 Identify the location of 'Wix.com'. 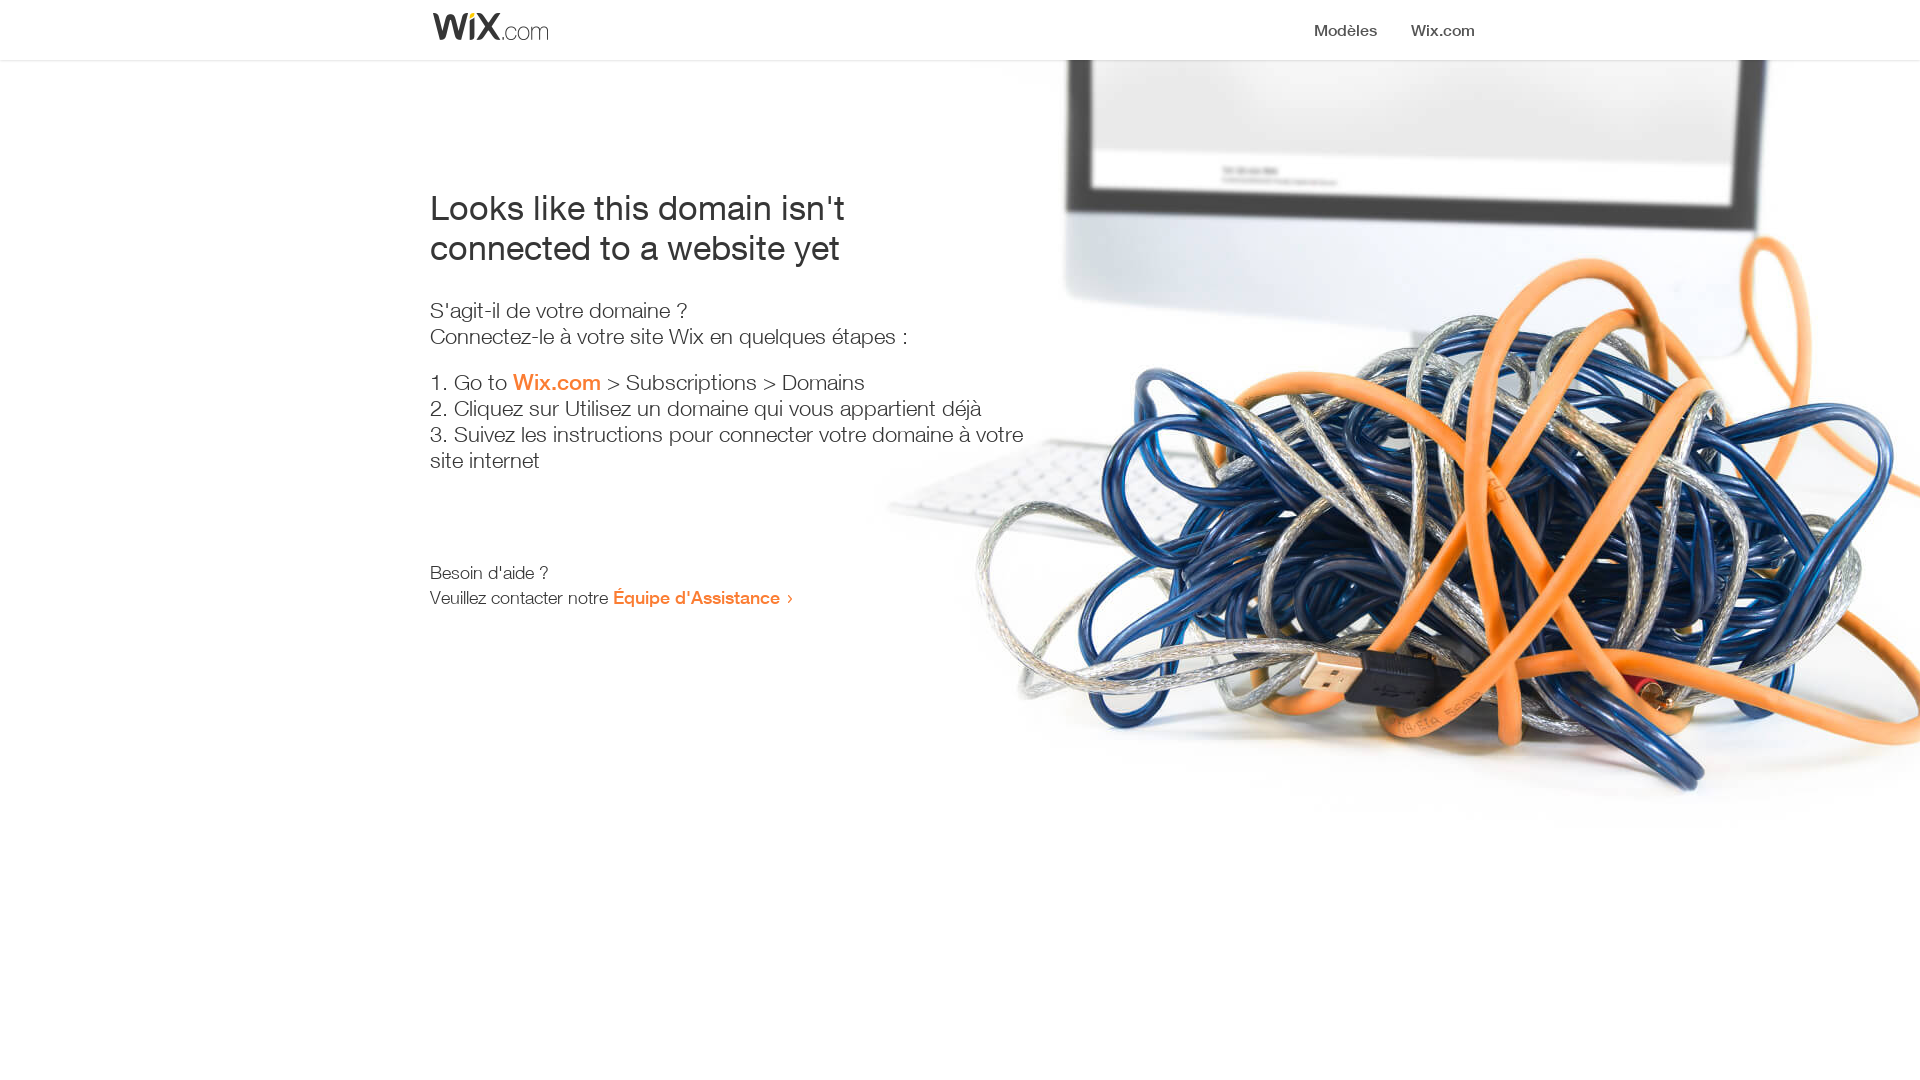
(556, 381).